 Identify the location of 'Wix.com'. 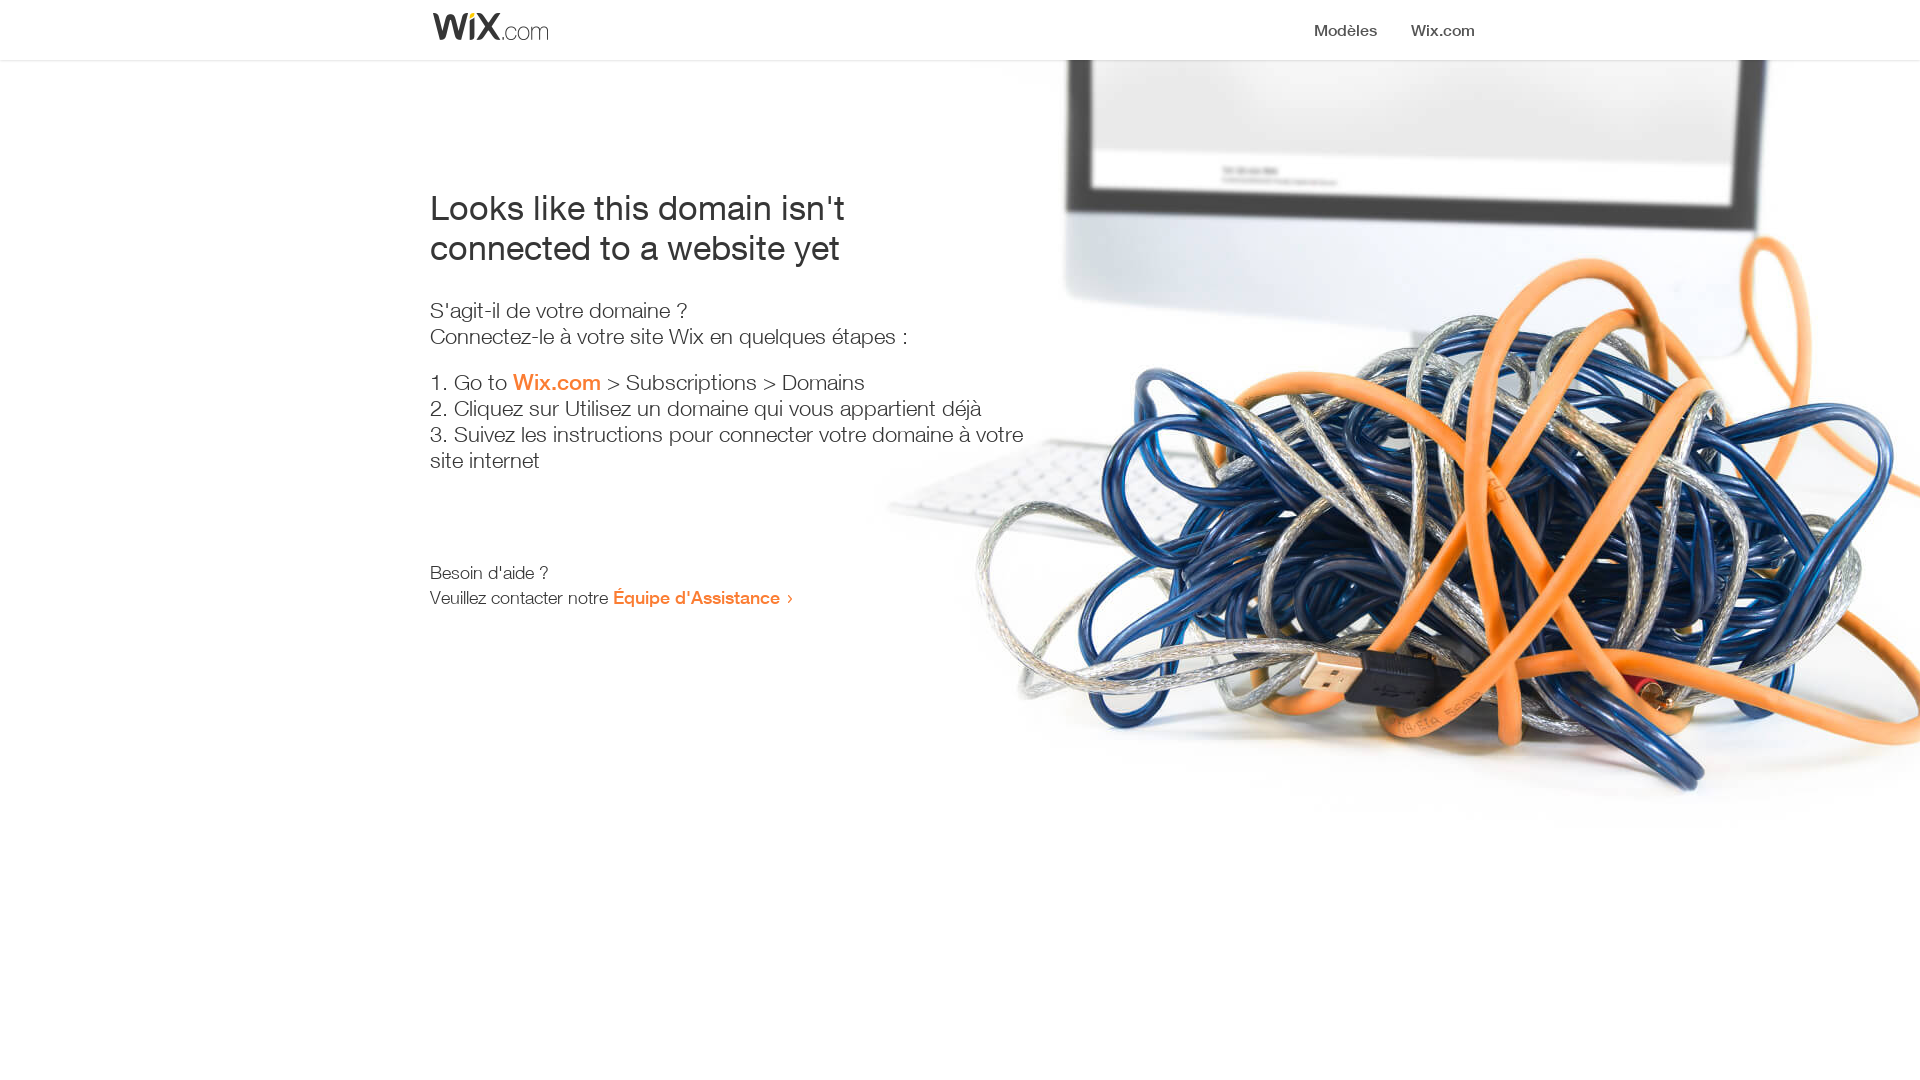
(556, 381).